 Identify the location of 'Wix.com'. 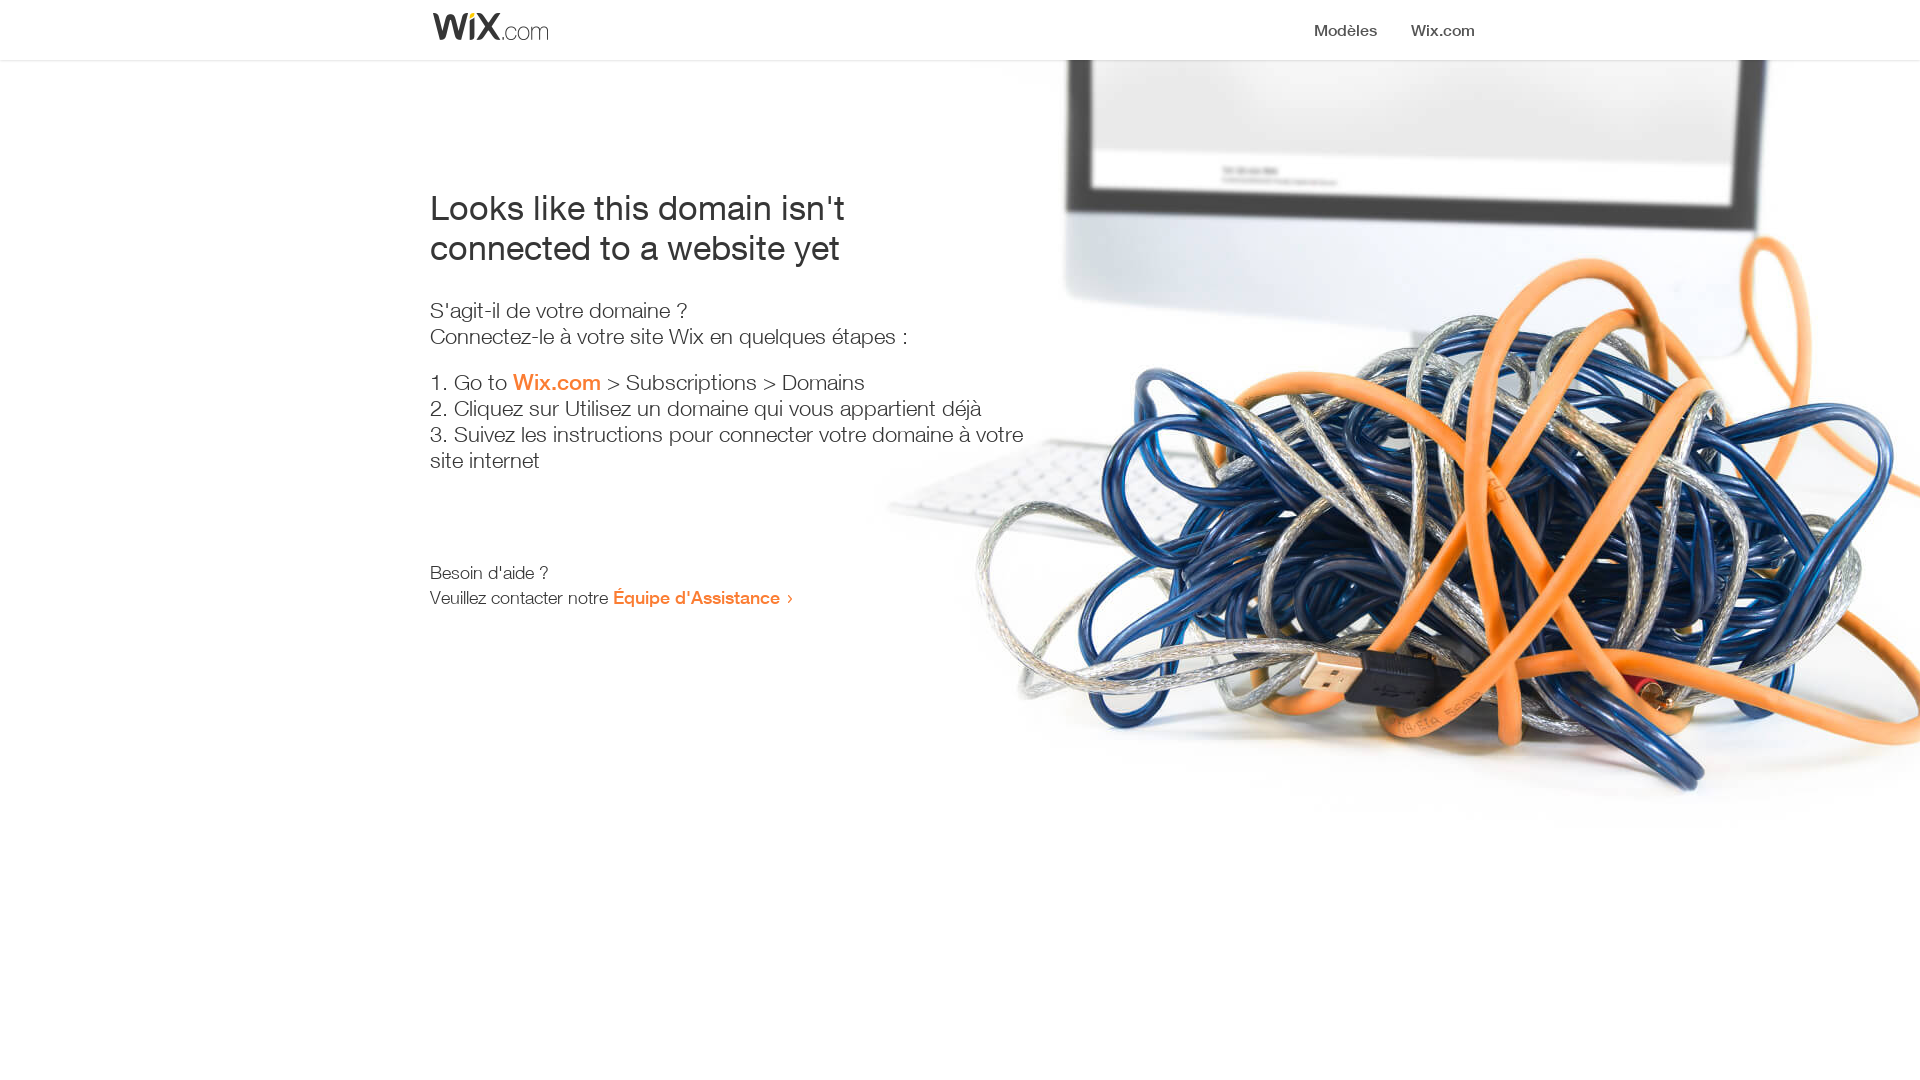
(556, 381).